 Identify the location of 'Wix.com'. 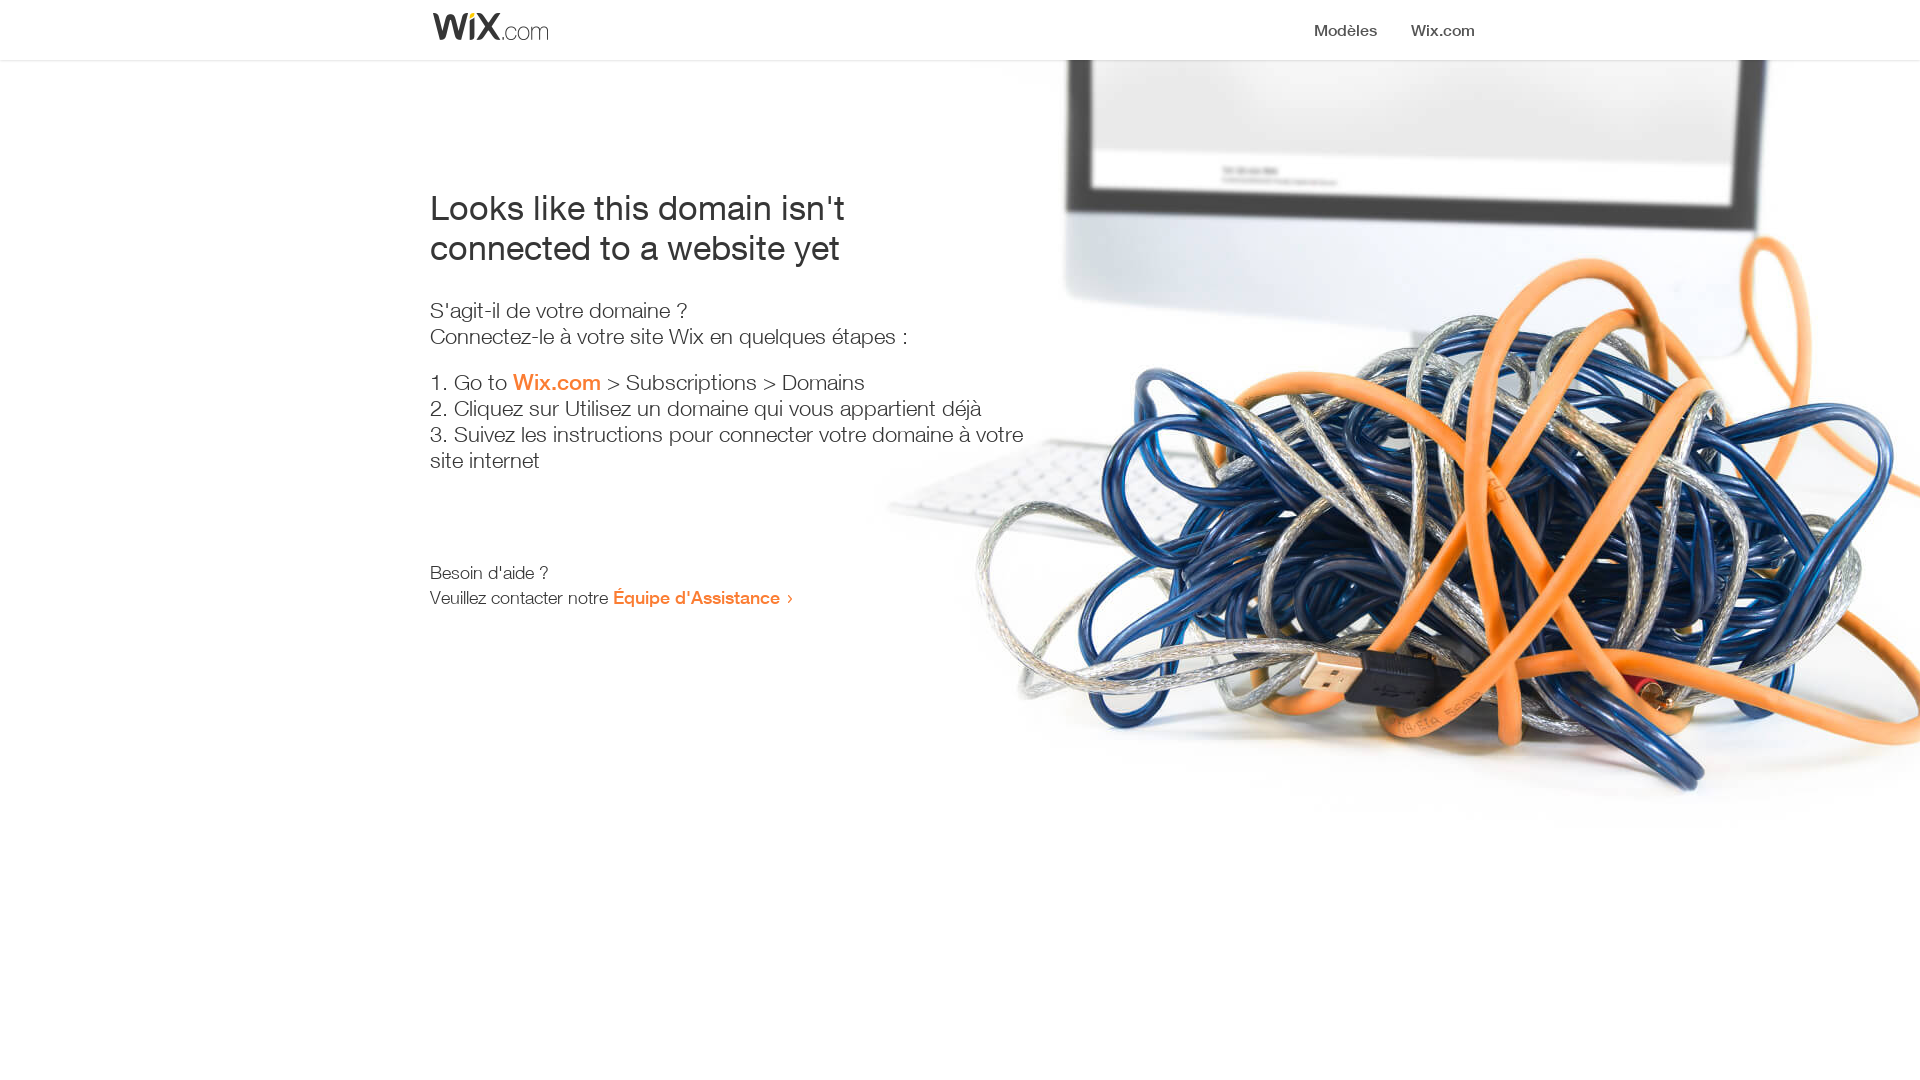
(556, 381).